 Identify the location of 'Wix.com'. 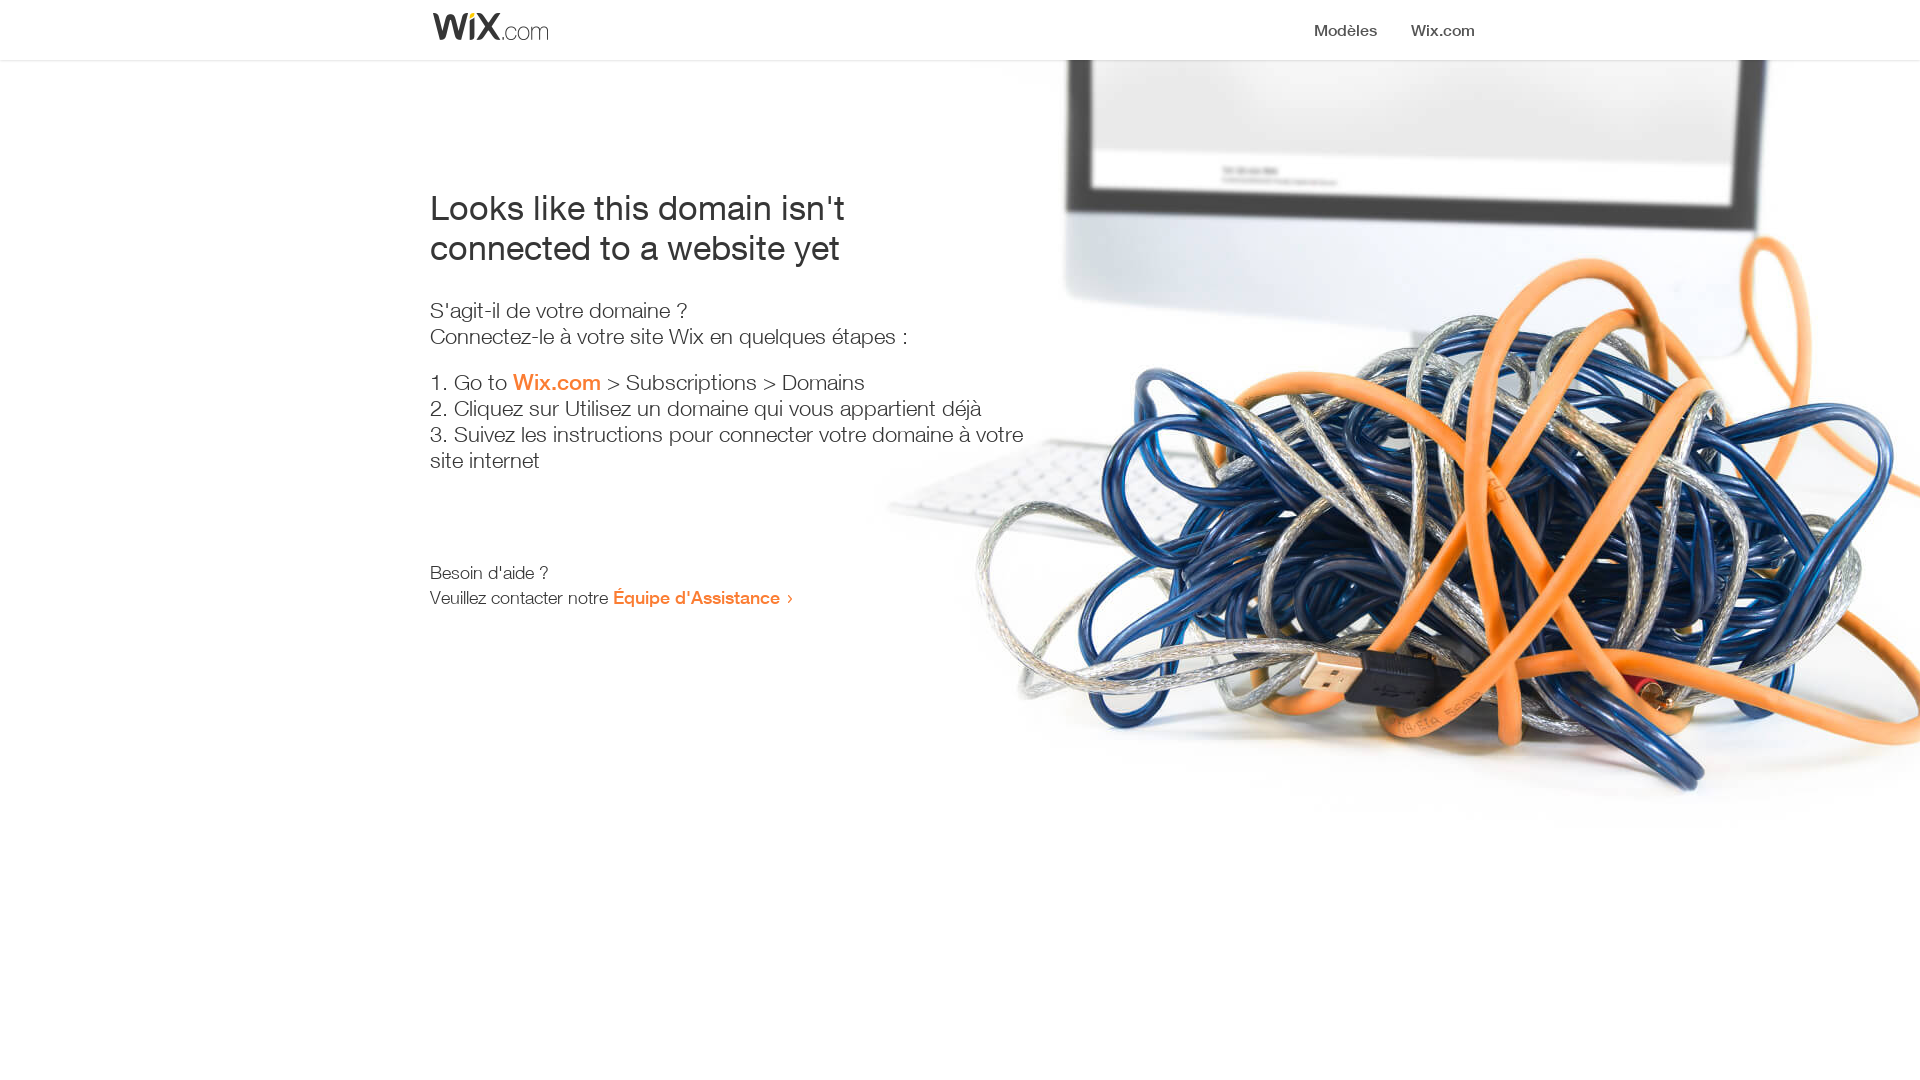
(556, 381).